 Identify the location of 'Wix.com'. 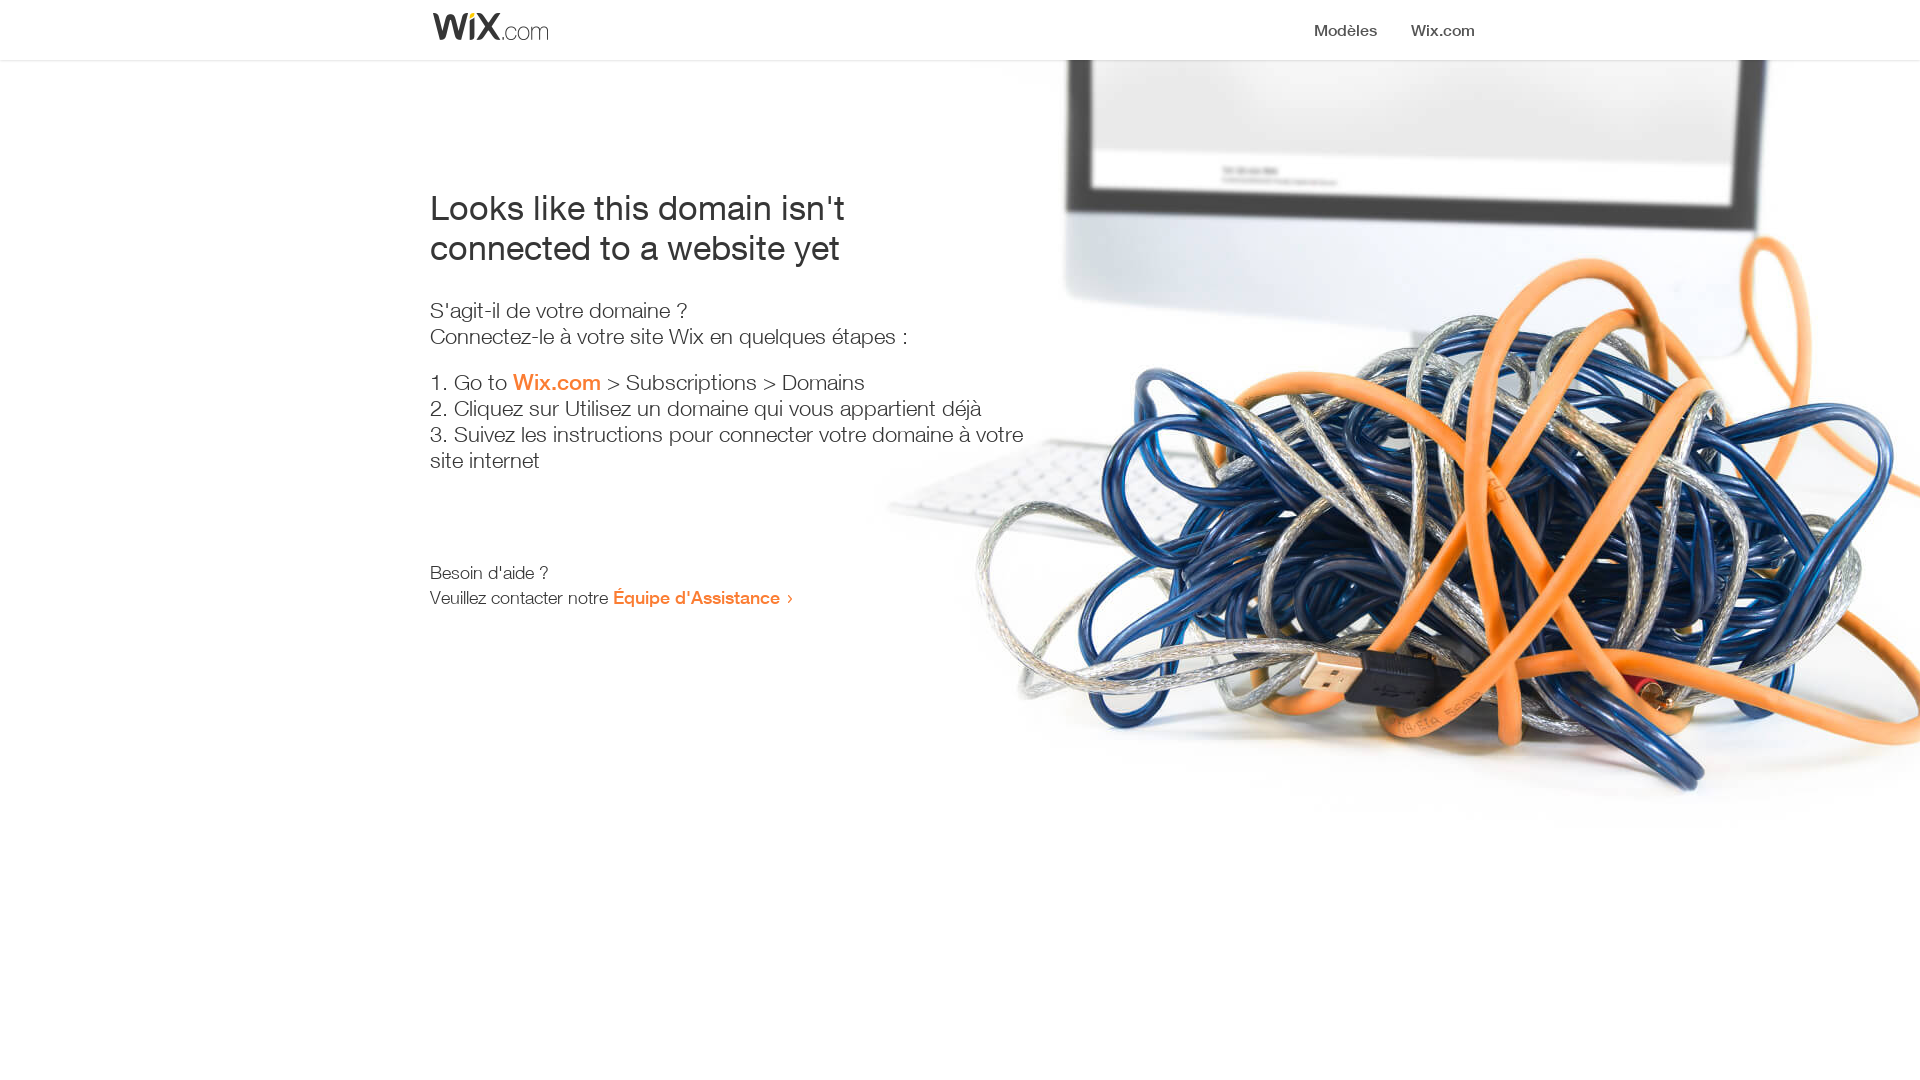
(556, 381).